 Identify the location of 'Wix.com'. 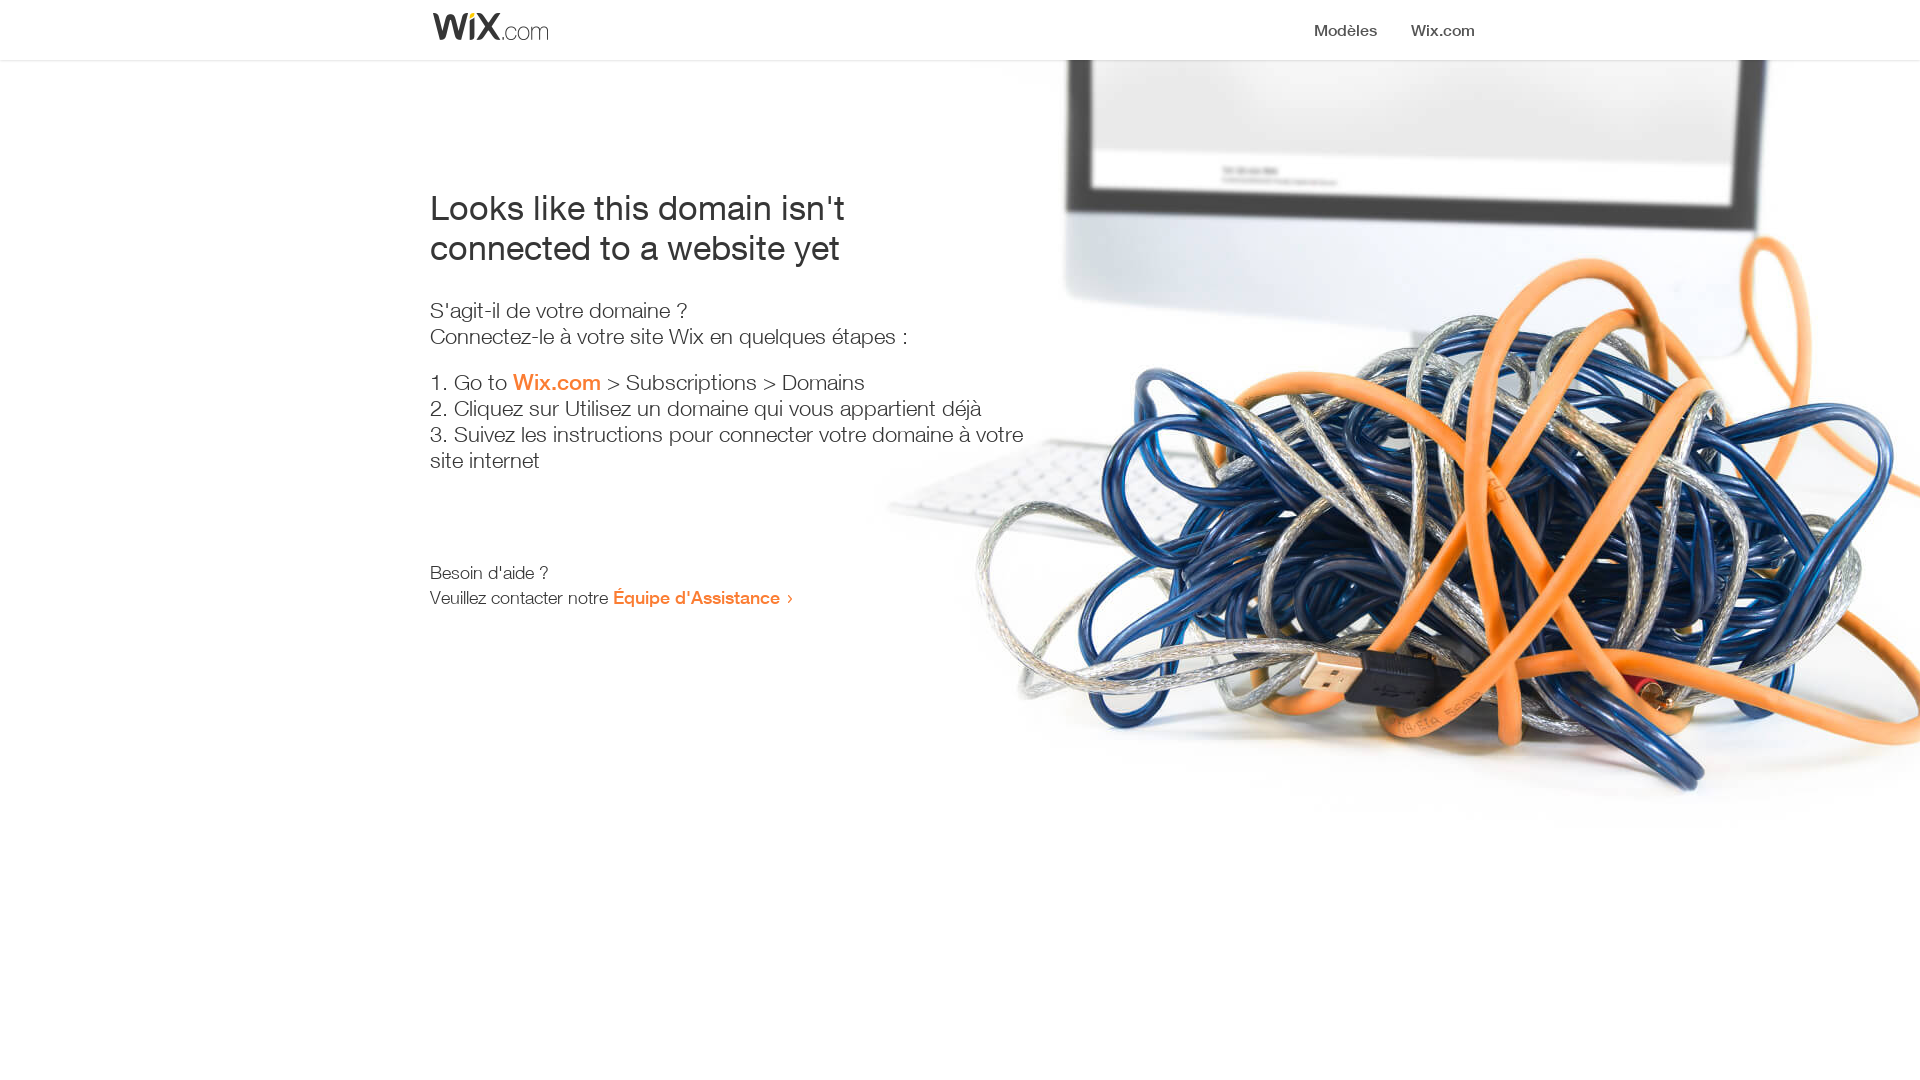
(556, 381).